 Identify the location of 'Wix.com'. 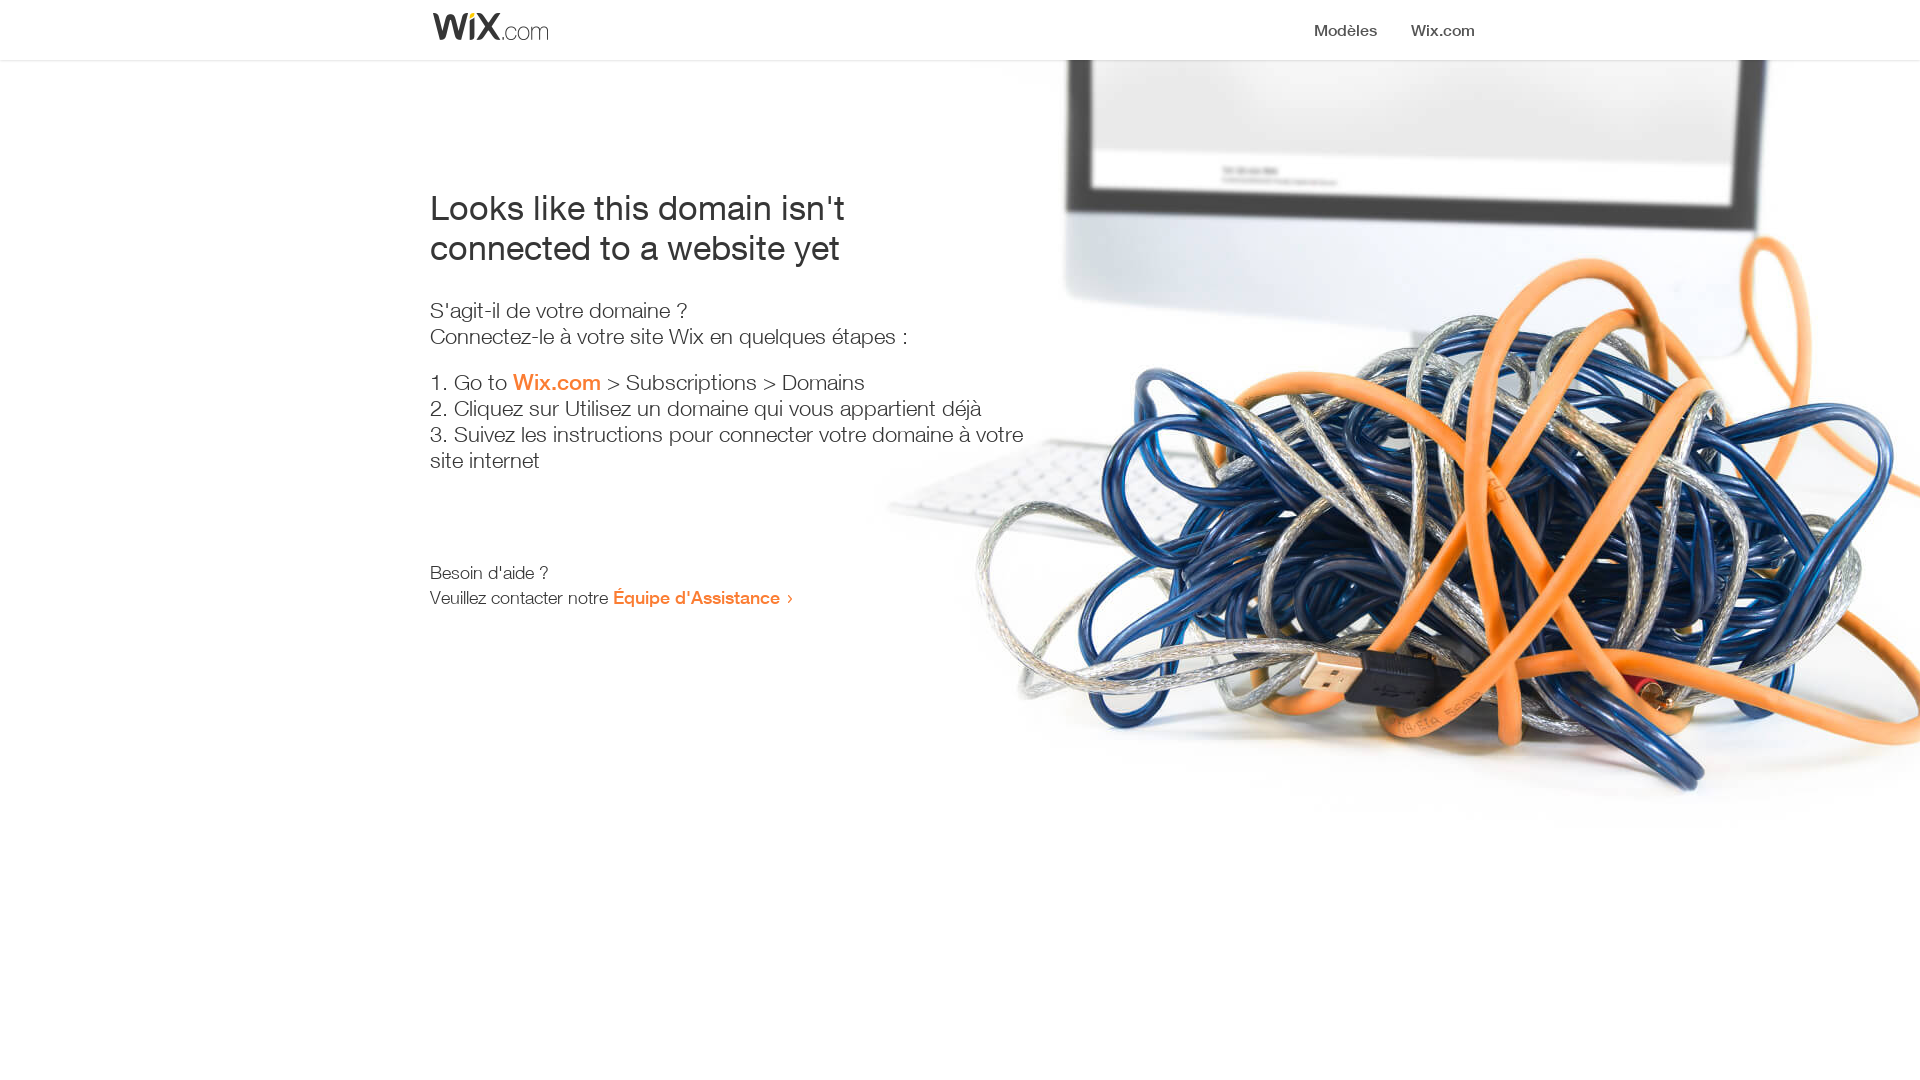
(556, 381).